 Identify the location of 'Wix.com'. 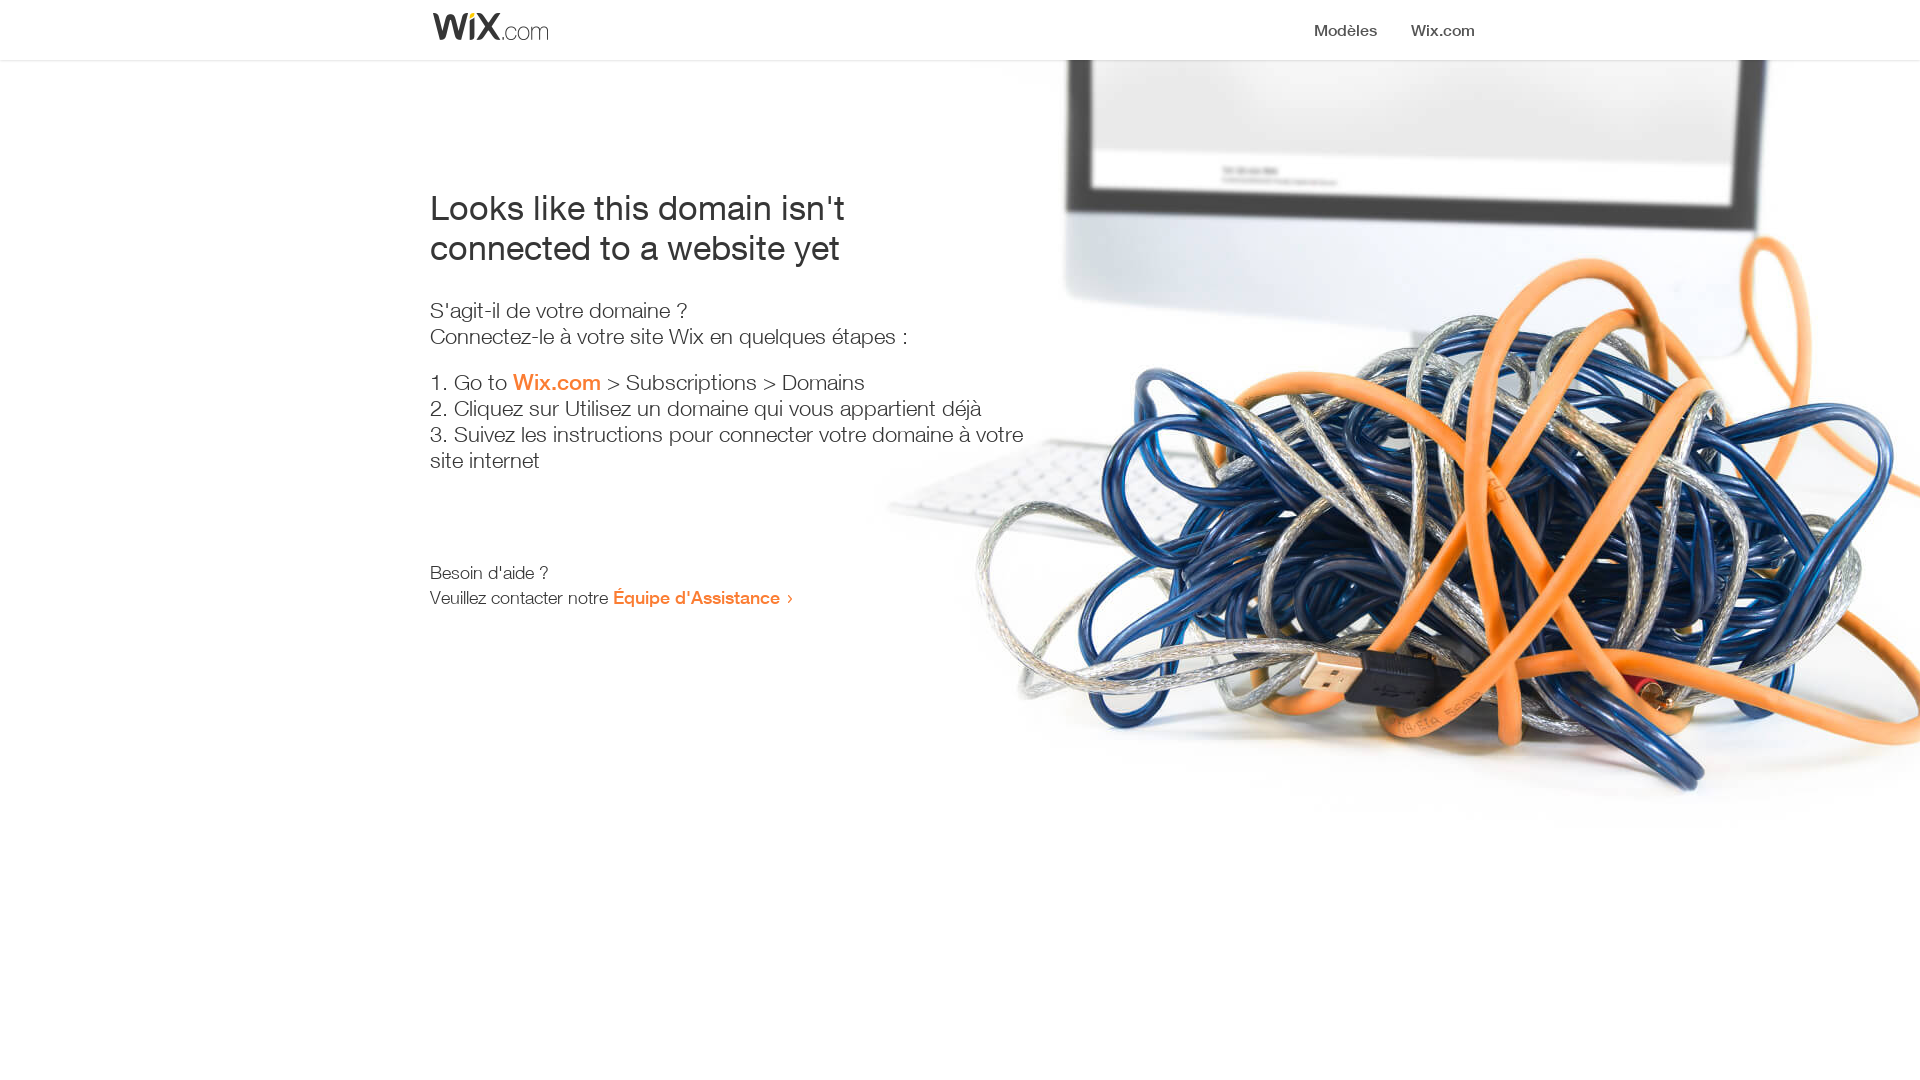
(556, 381).